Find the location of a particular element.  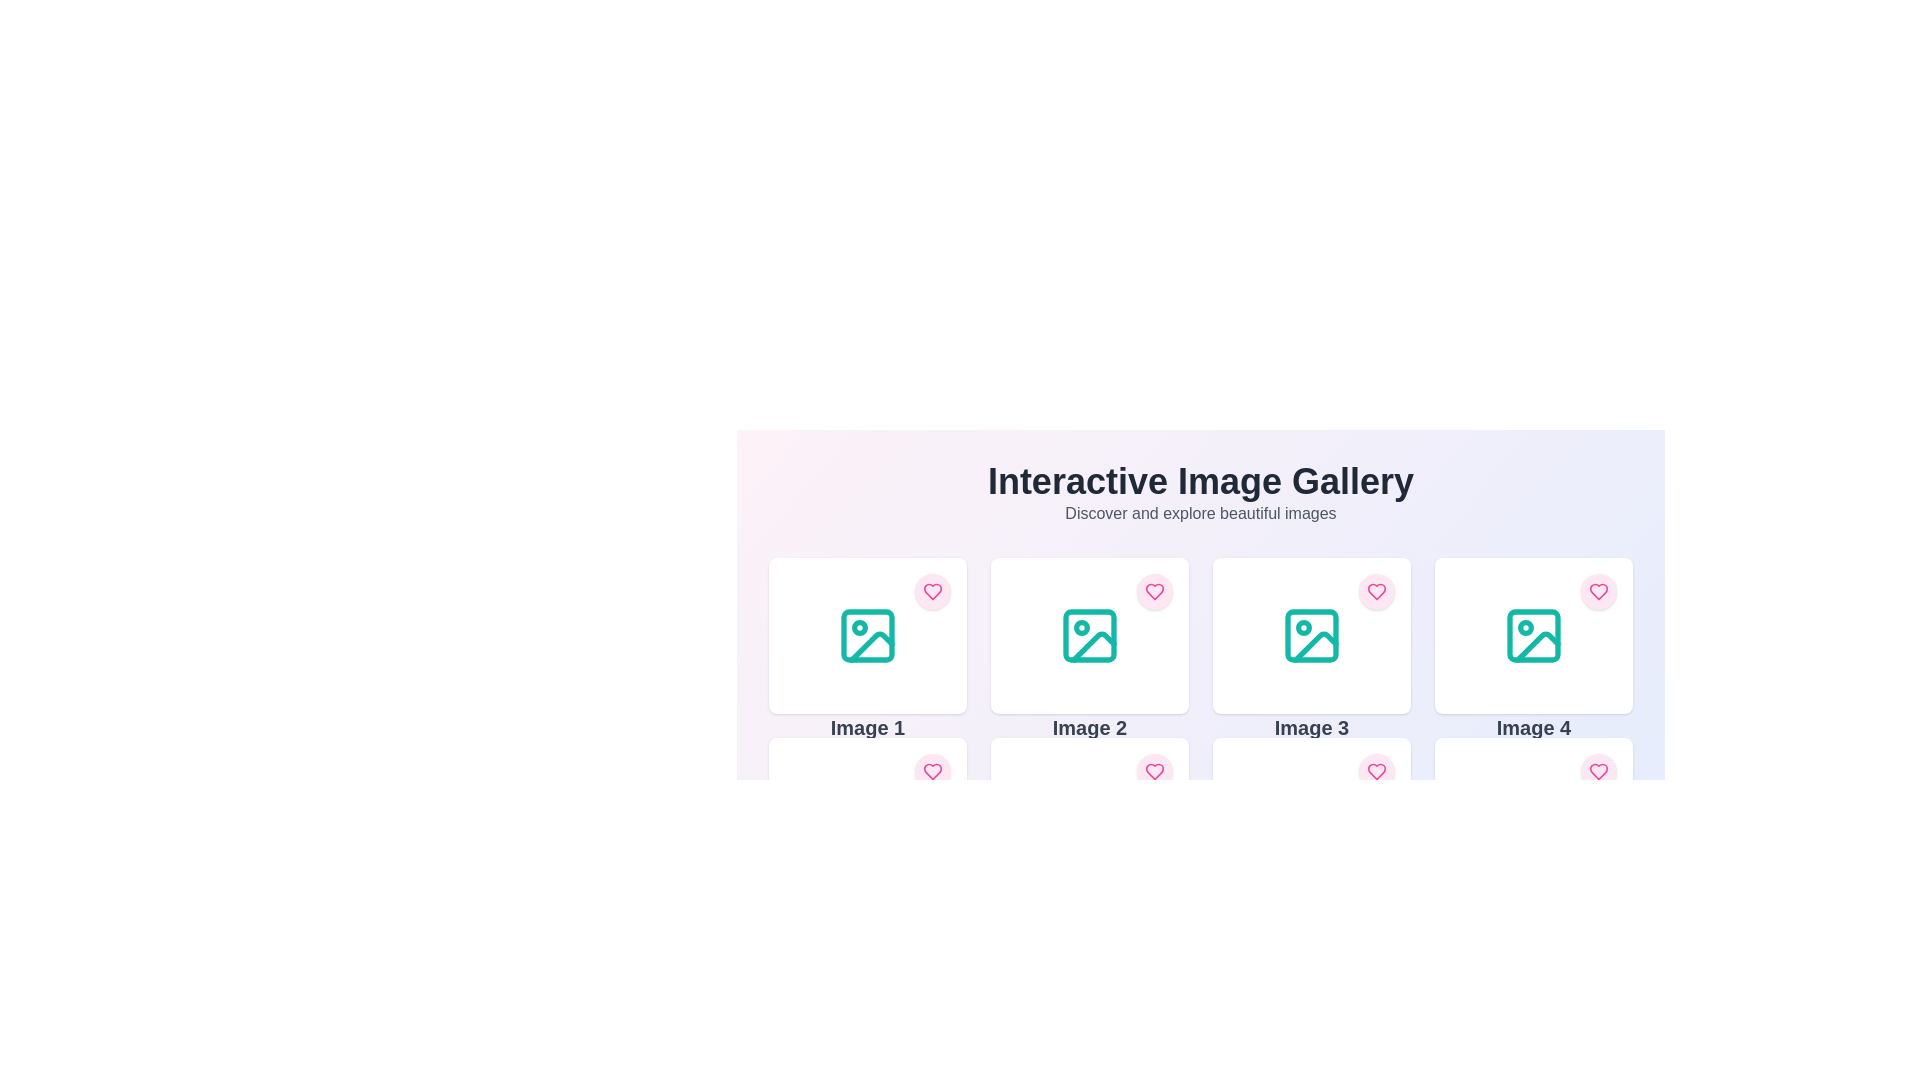

the SVG icon depicting an image-like symbol located in the first card of the 'Interactive Image Gallery' under 'Image 1' is located at coordinates (868, 636).